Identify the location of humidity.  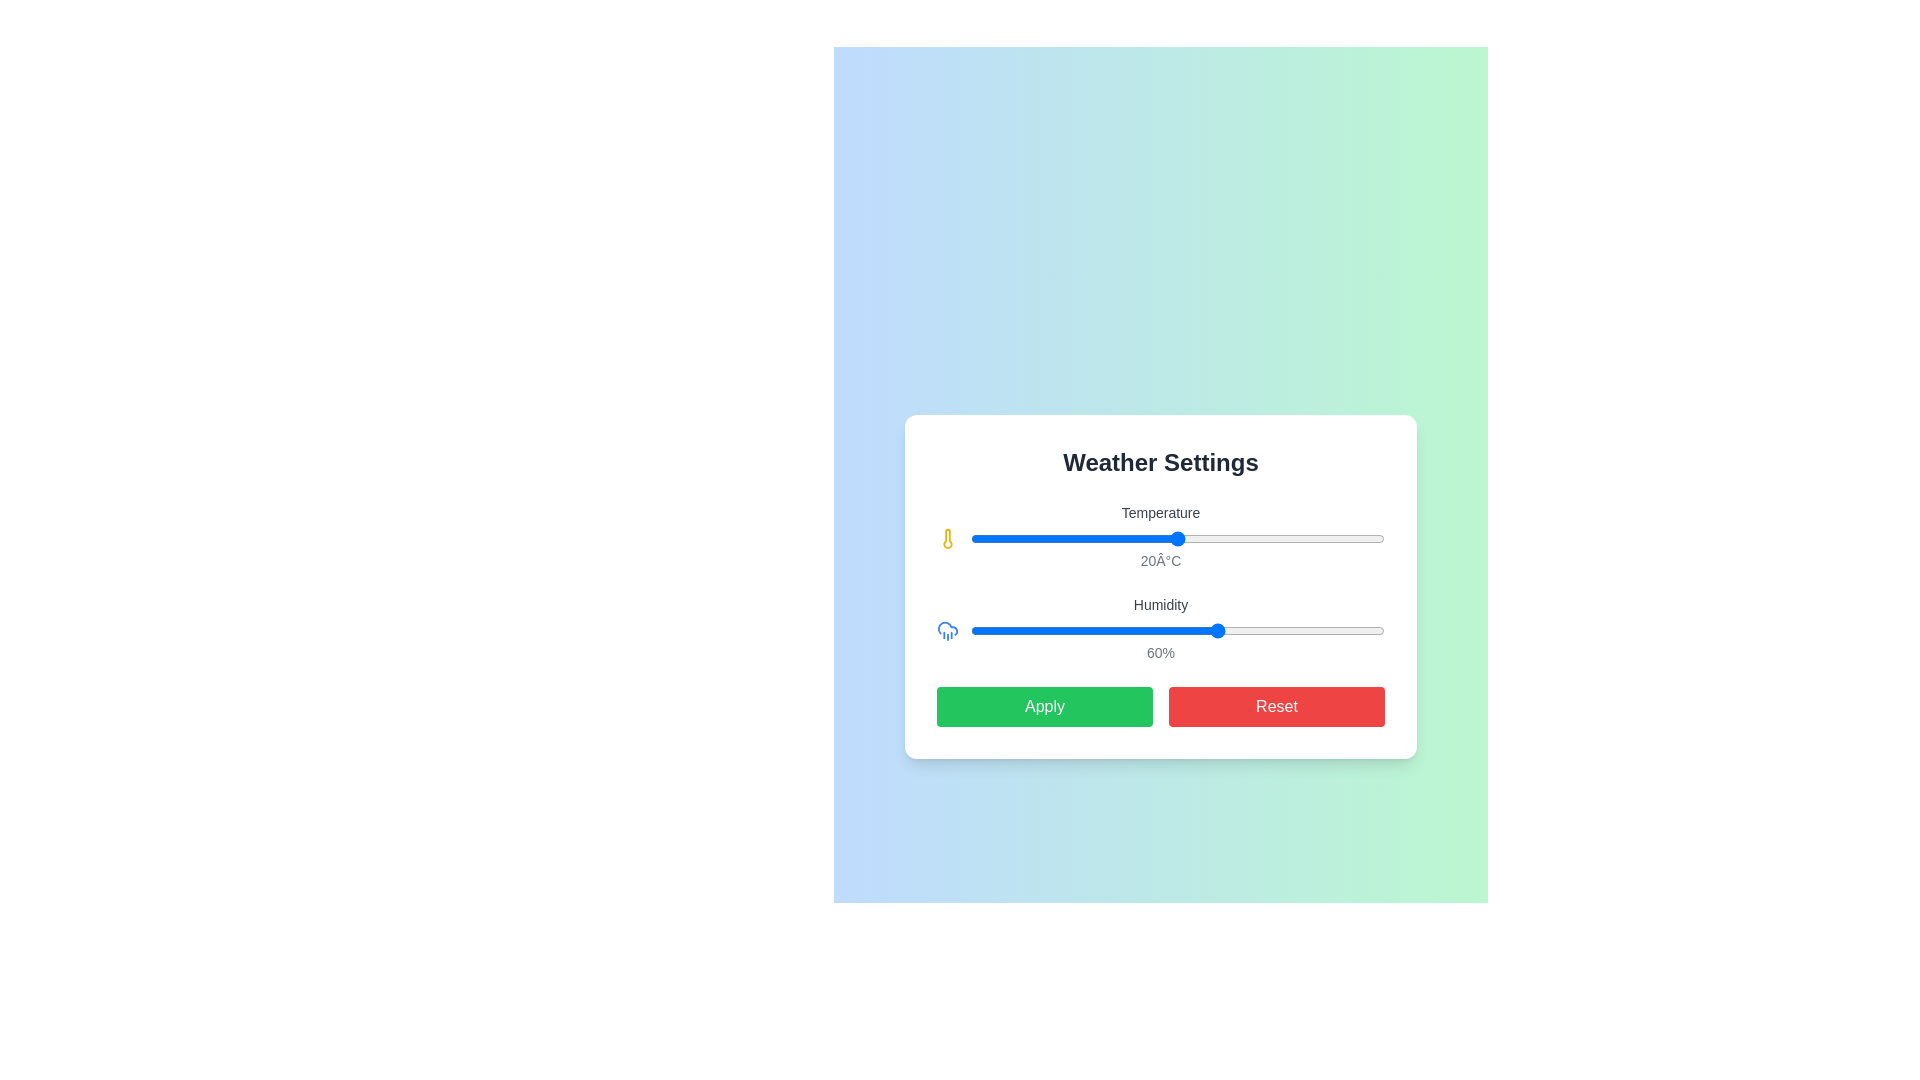
(1347, 631).